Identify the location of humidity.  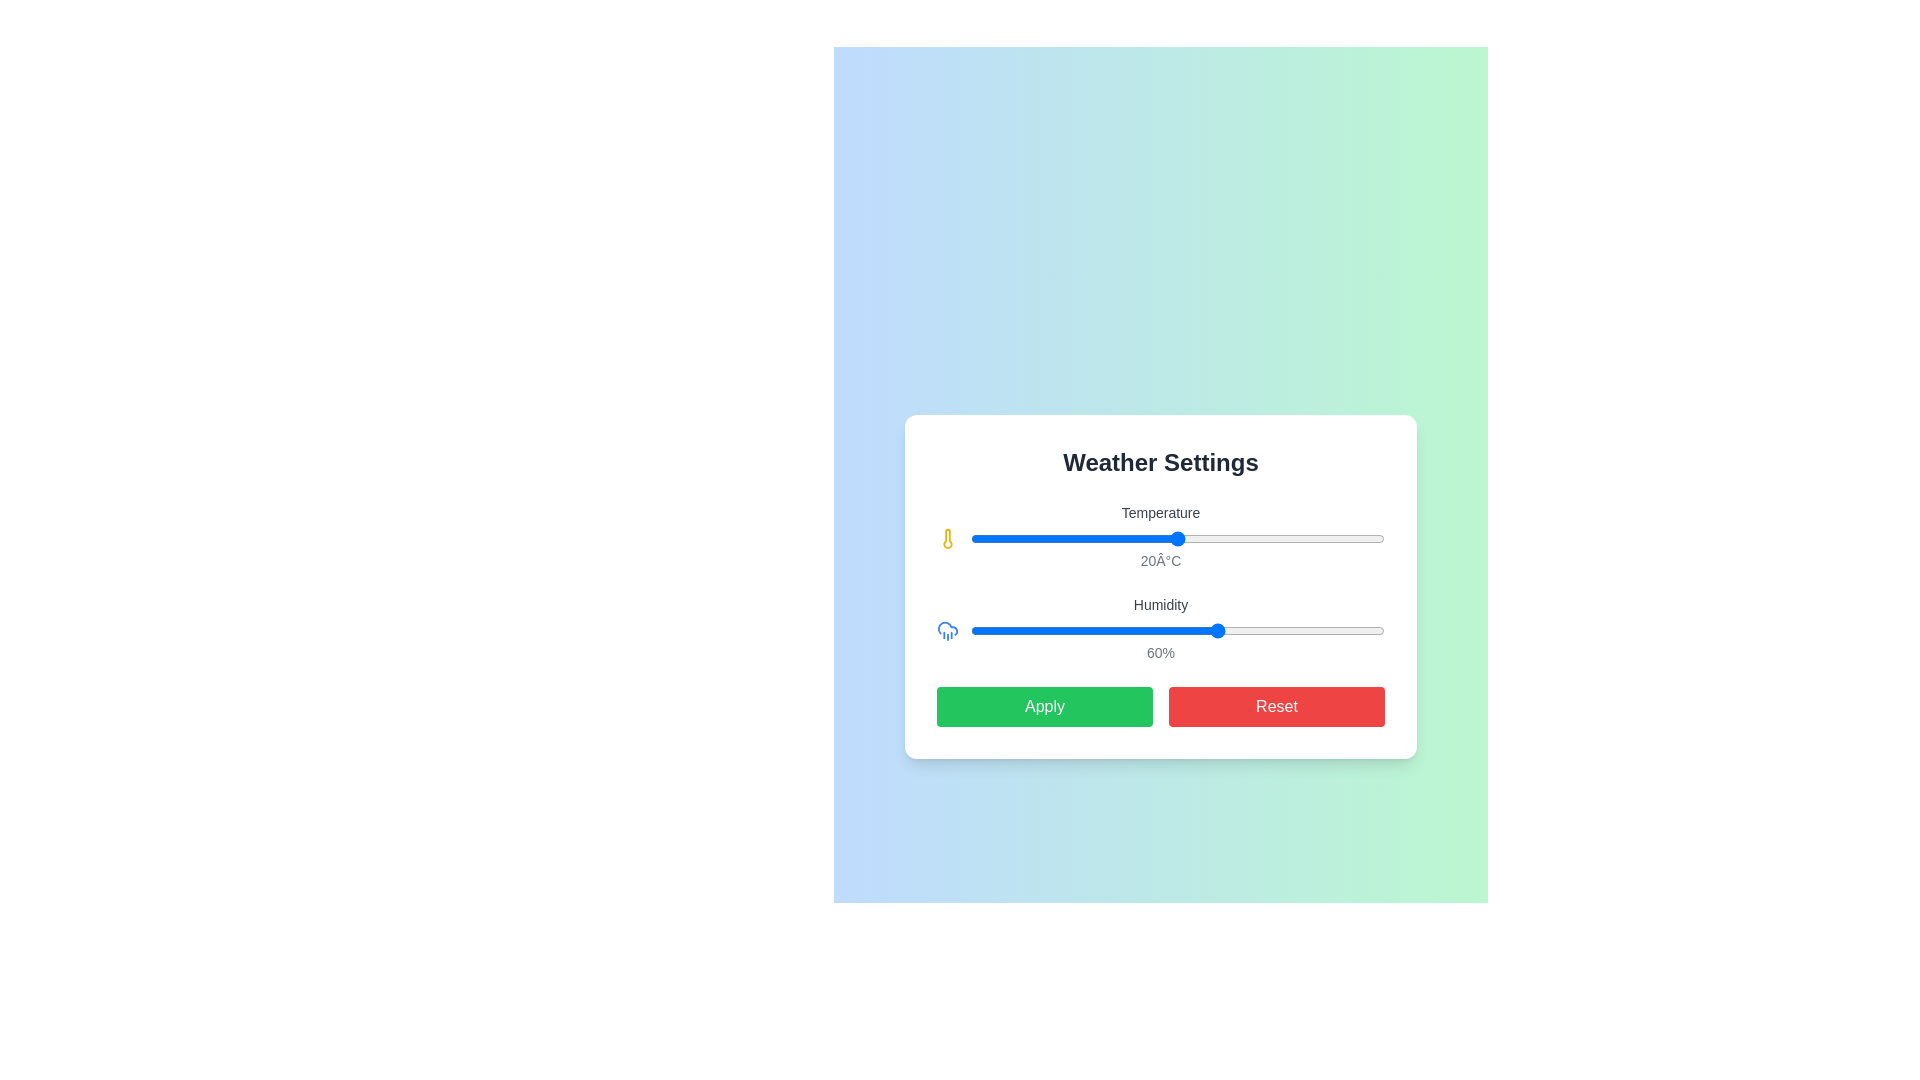
(1347, 631).